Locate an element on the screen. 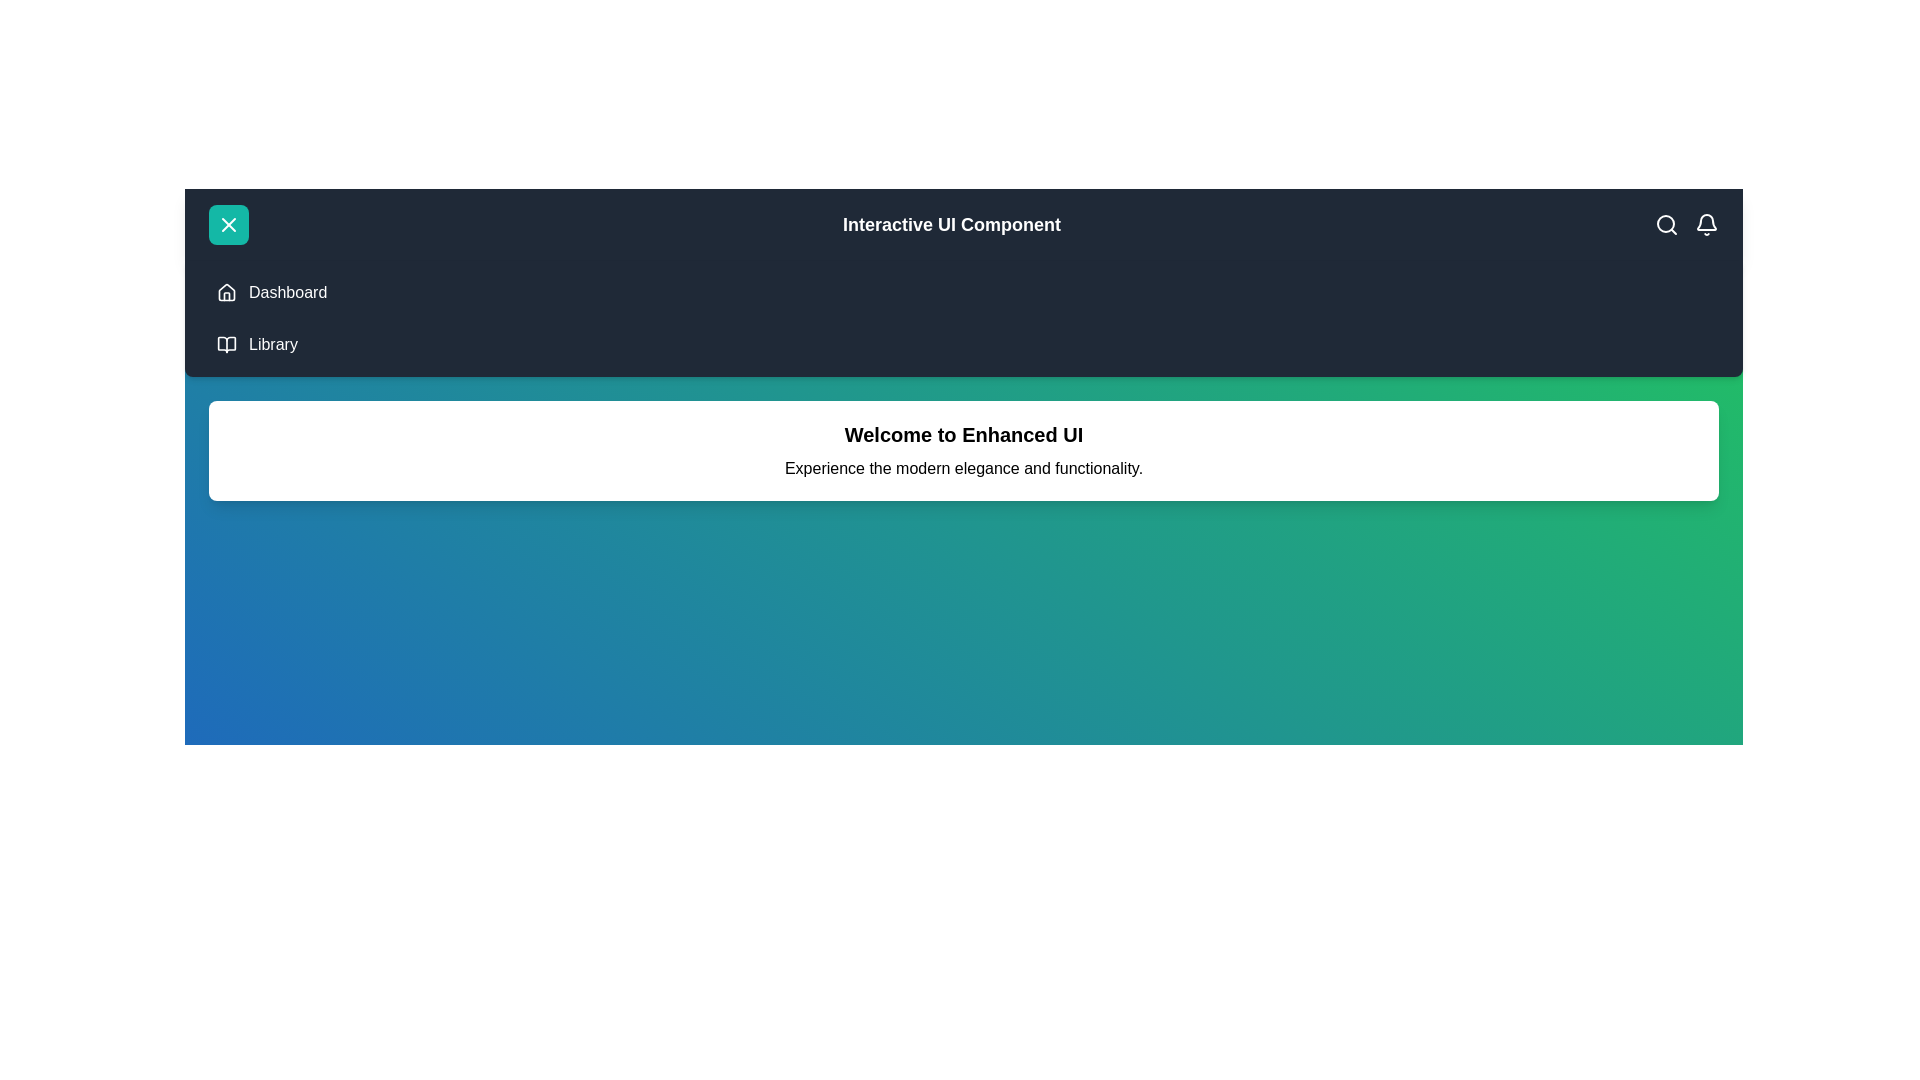 This screenshot has width=1920, height=1080. the notification icon to view notifications is located at coordinates (1706, 224).